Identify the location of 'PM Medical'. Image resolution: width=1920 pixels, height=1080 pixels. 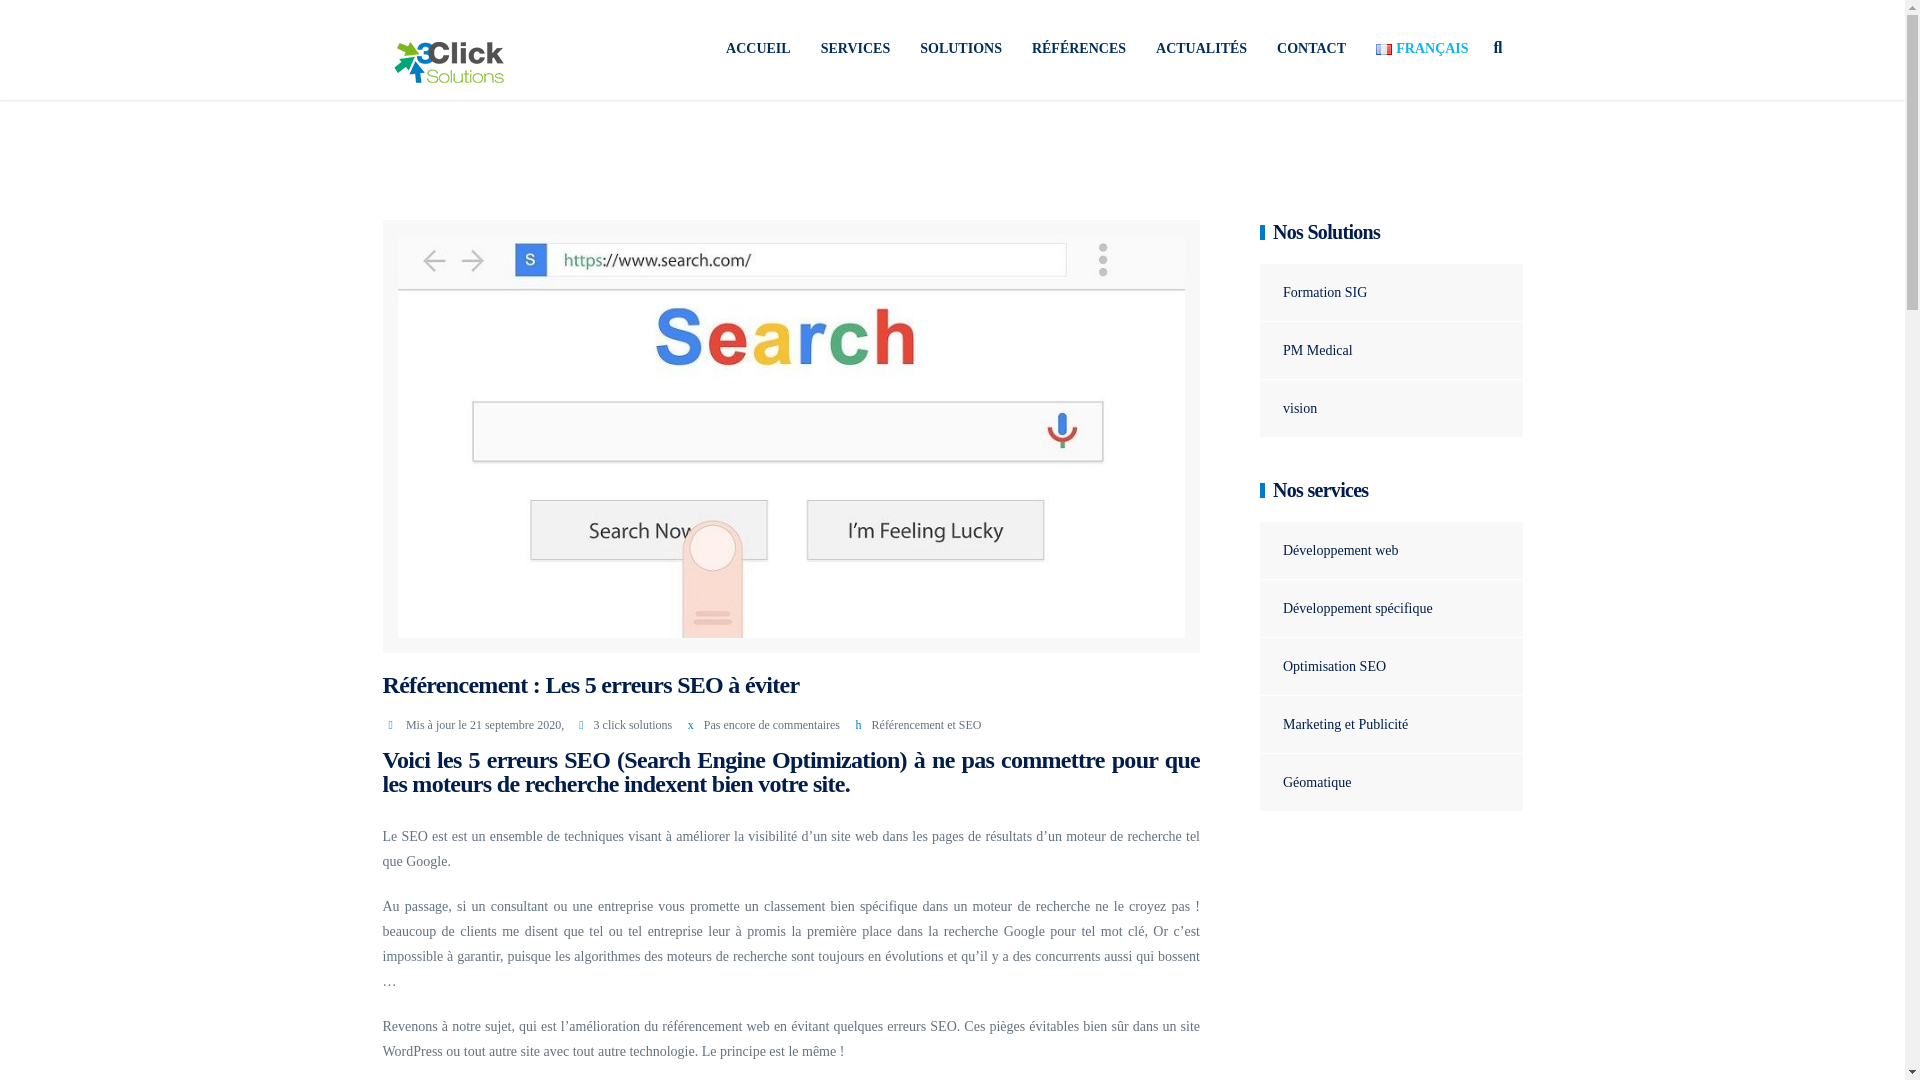
(1306, 349).